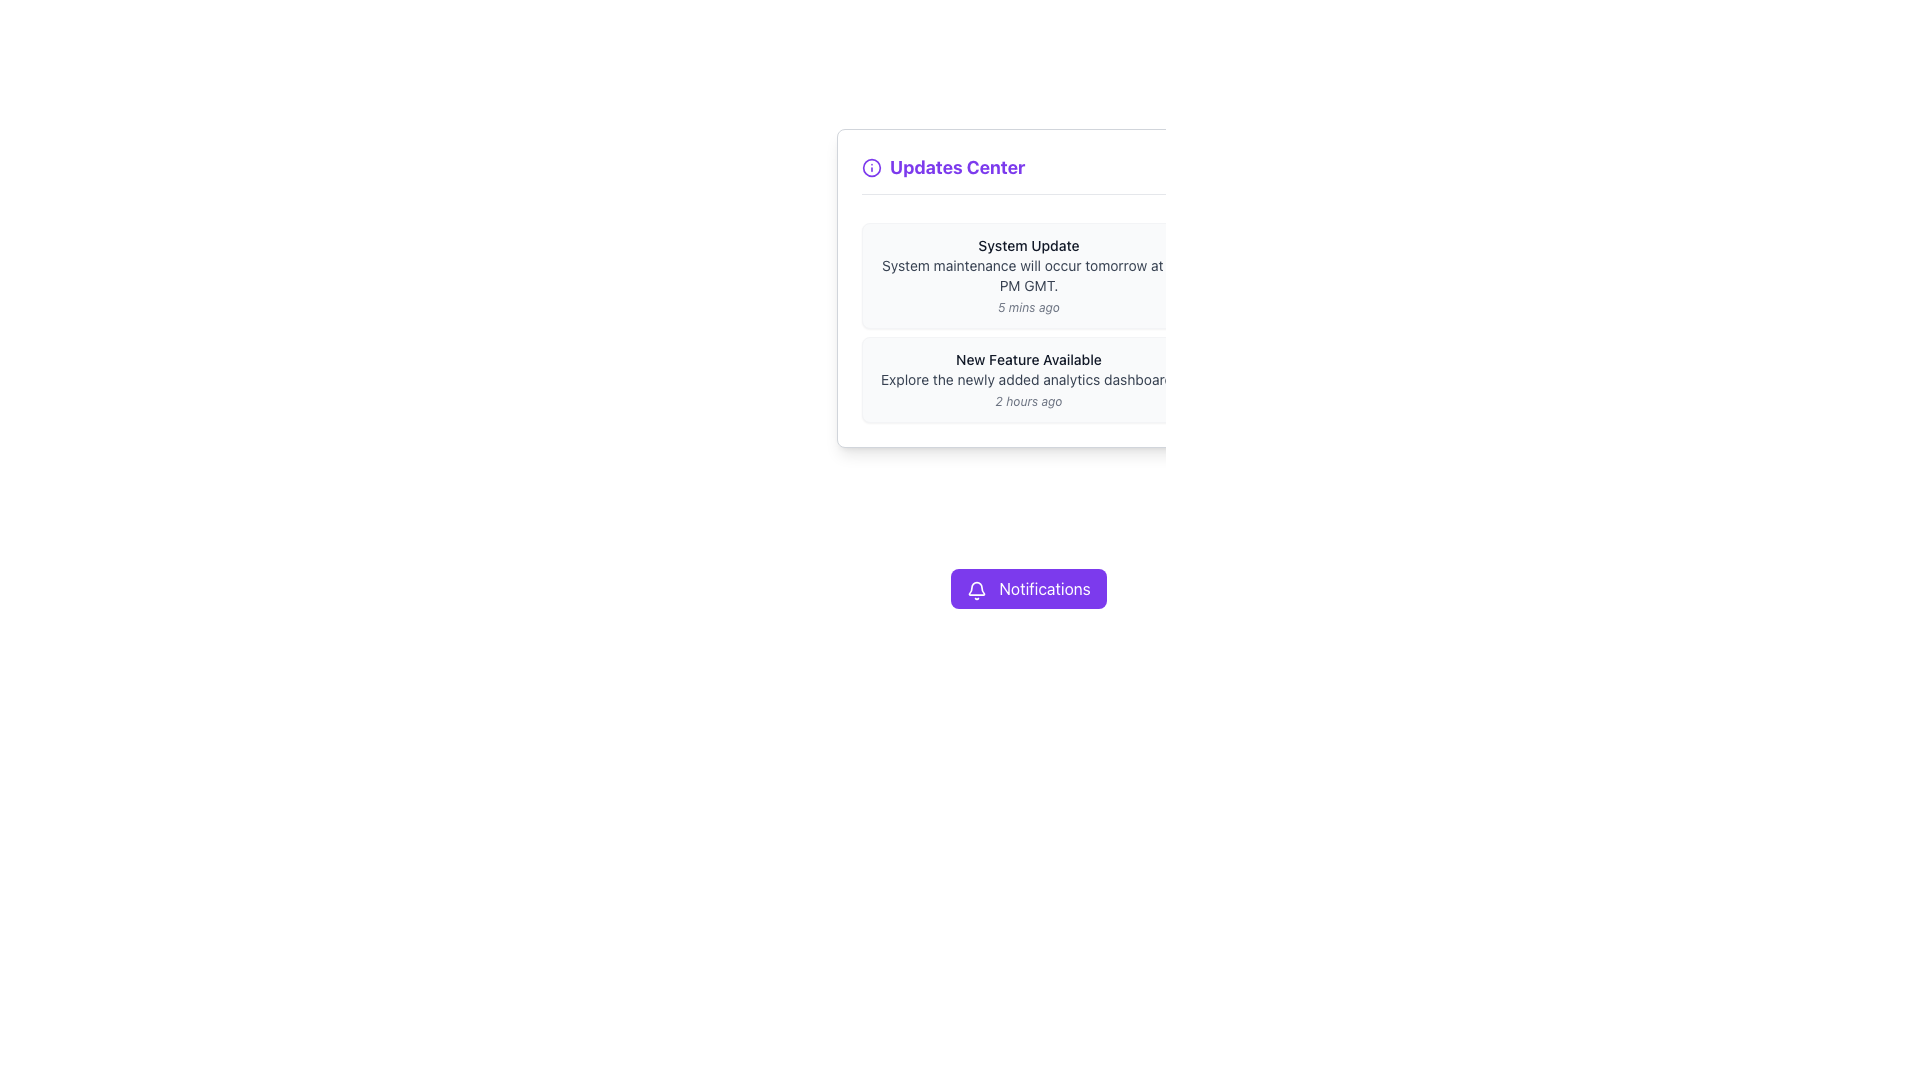 The height and width of the screenshot is (1080, 1920). I want to click on the SVG icon representing information located to the left of the 'Updates Center' text in the header, so click(872, 167).